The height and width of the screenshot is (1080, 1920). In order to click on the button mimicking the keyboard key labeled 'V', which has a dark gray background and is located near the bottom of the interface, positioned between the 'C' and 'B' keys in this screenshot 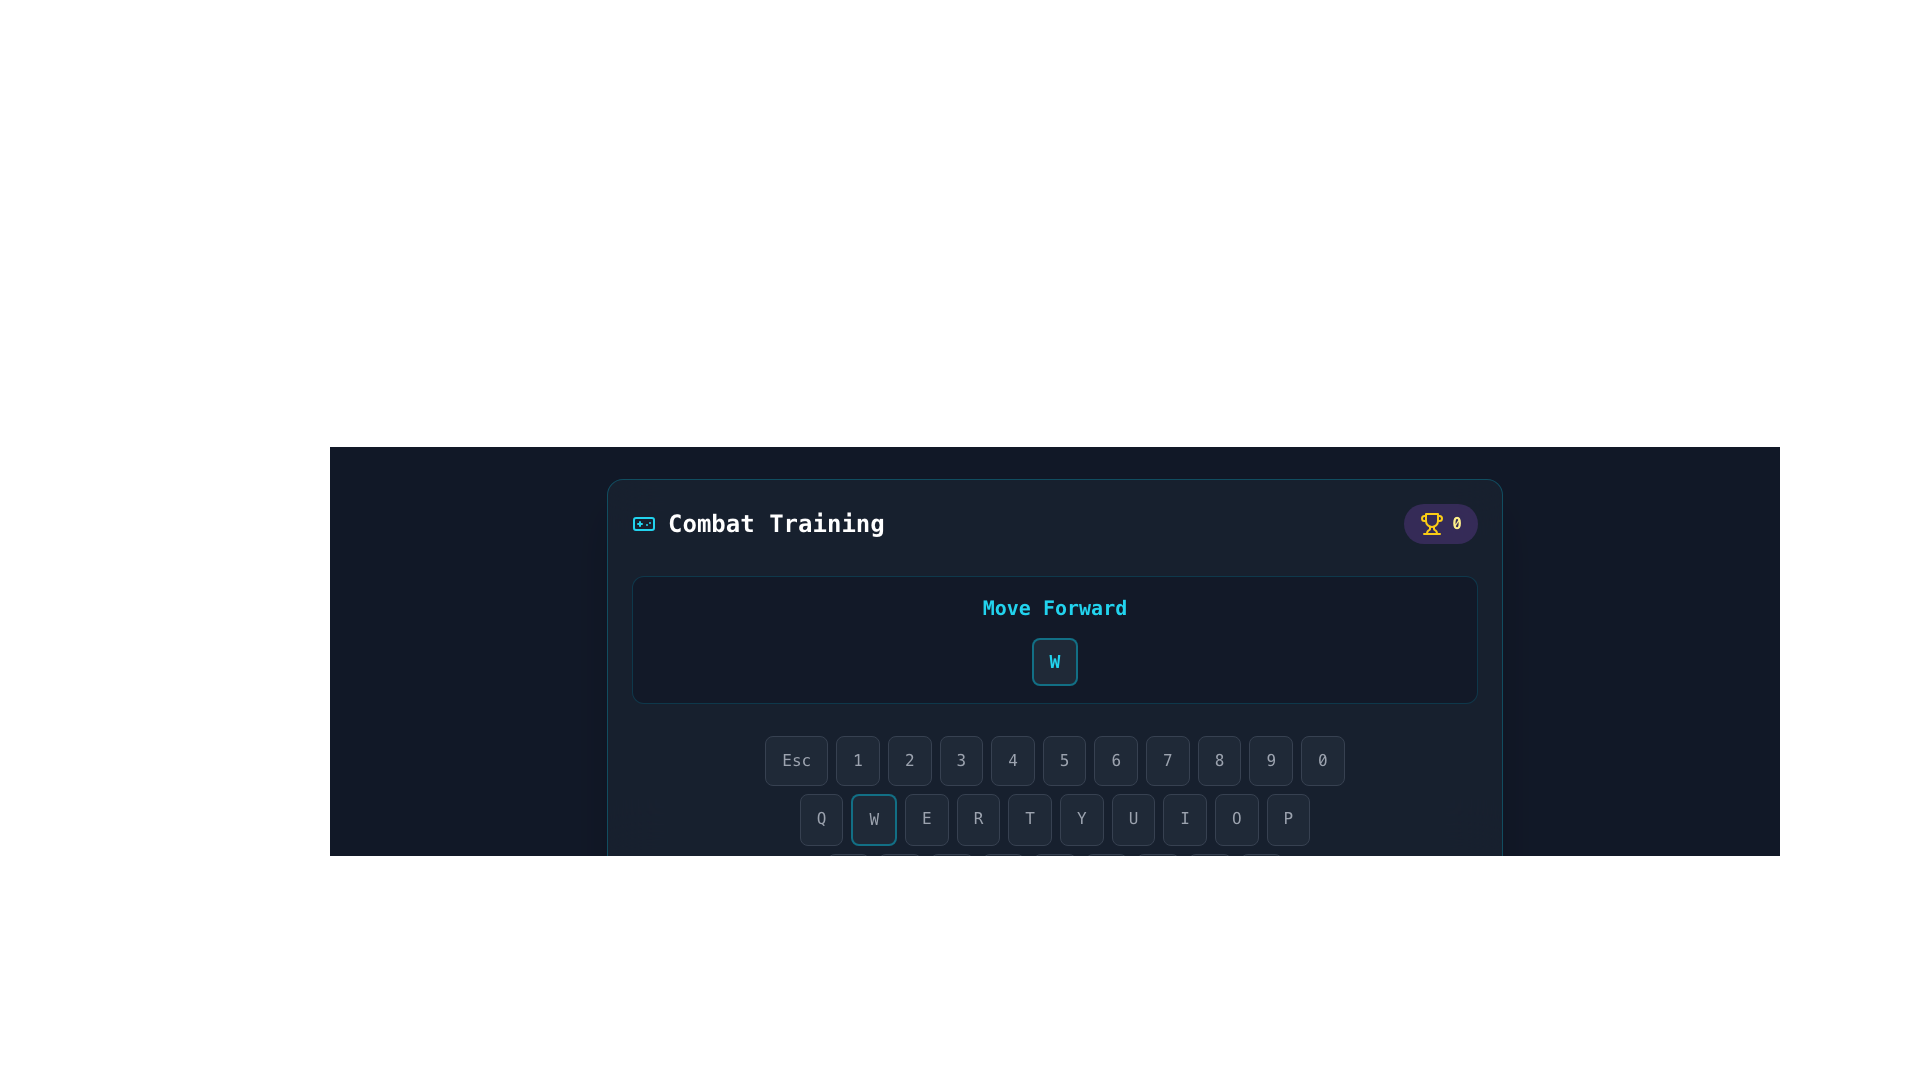, I will do `click(1038, 937)`.